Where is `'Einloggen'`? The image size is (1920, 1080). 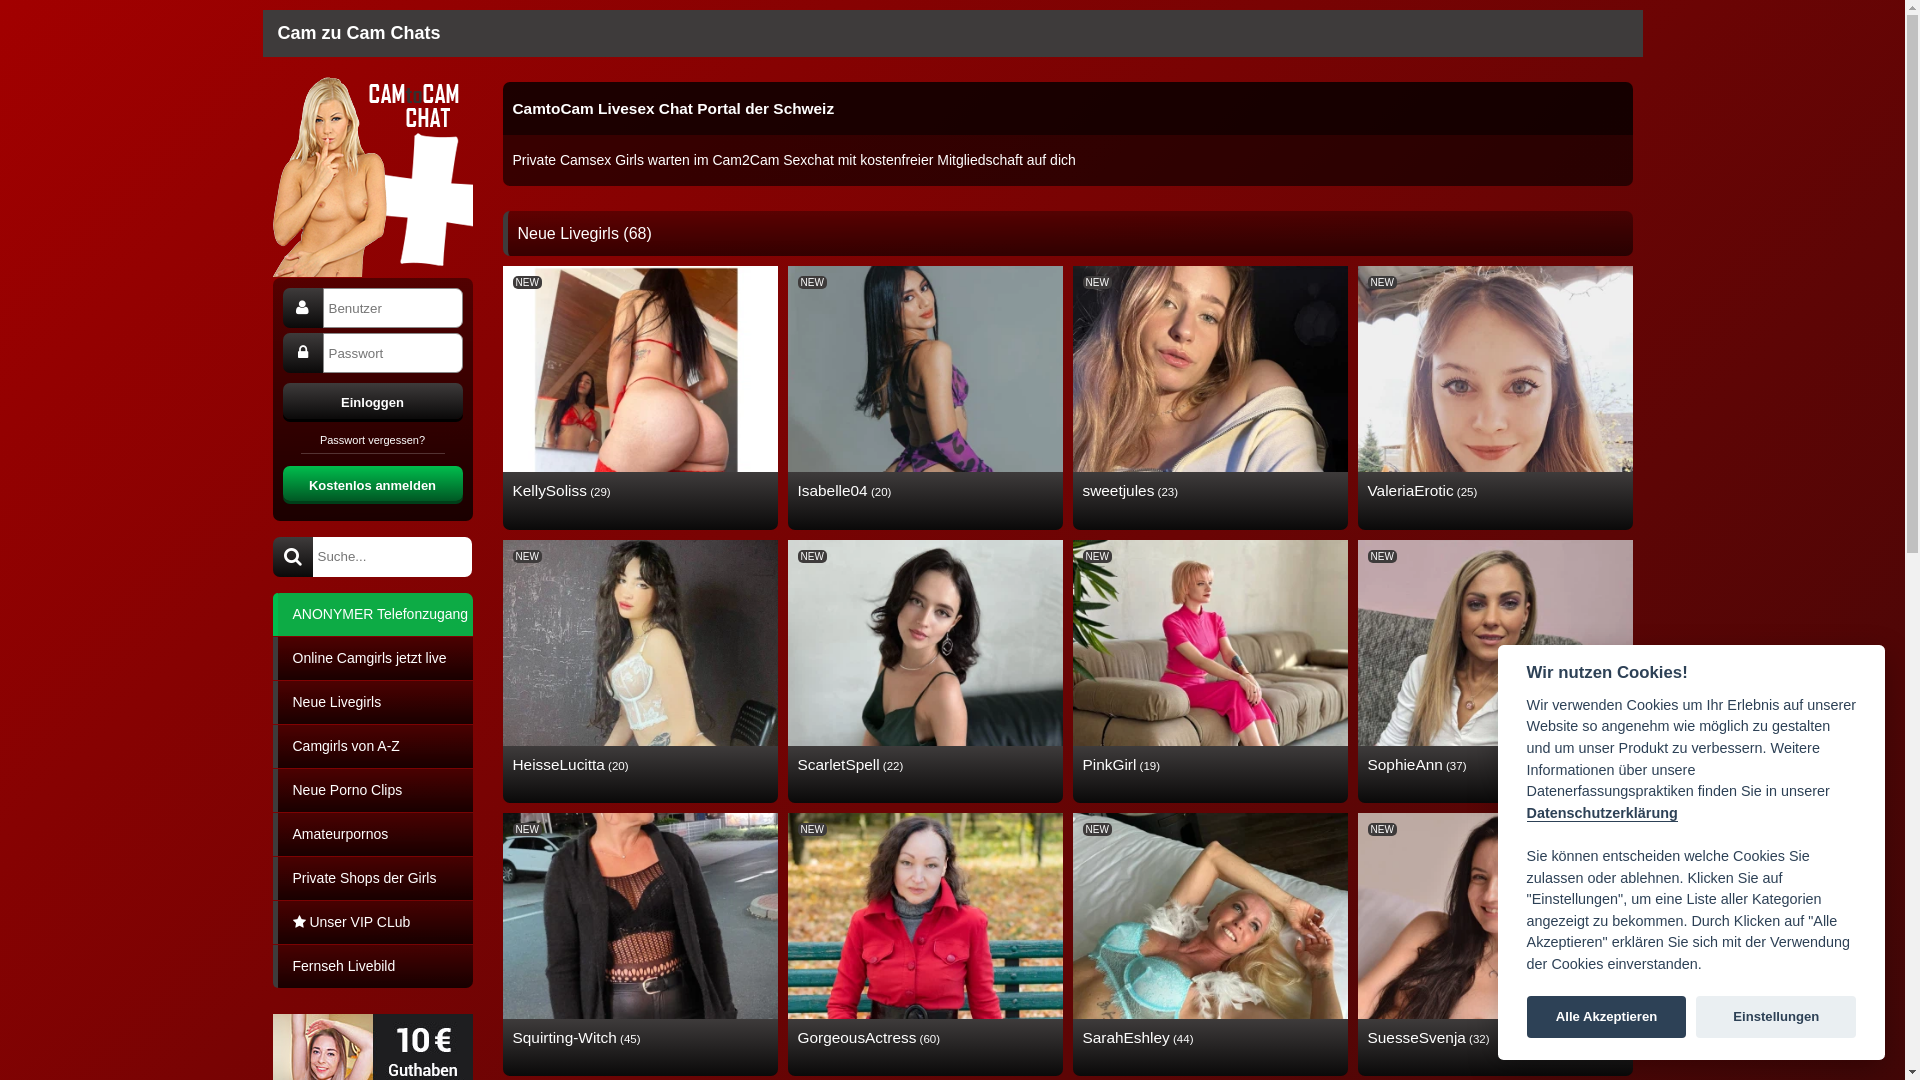 'Einloggen' is located at coordinates (281, 401).